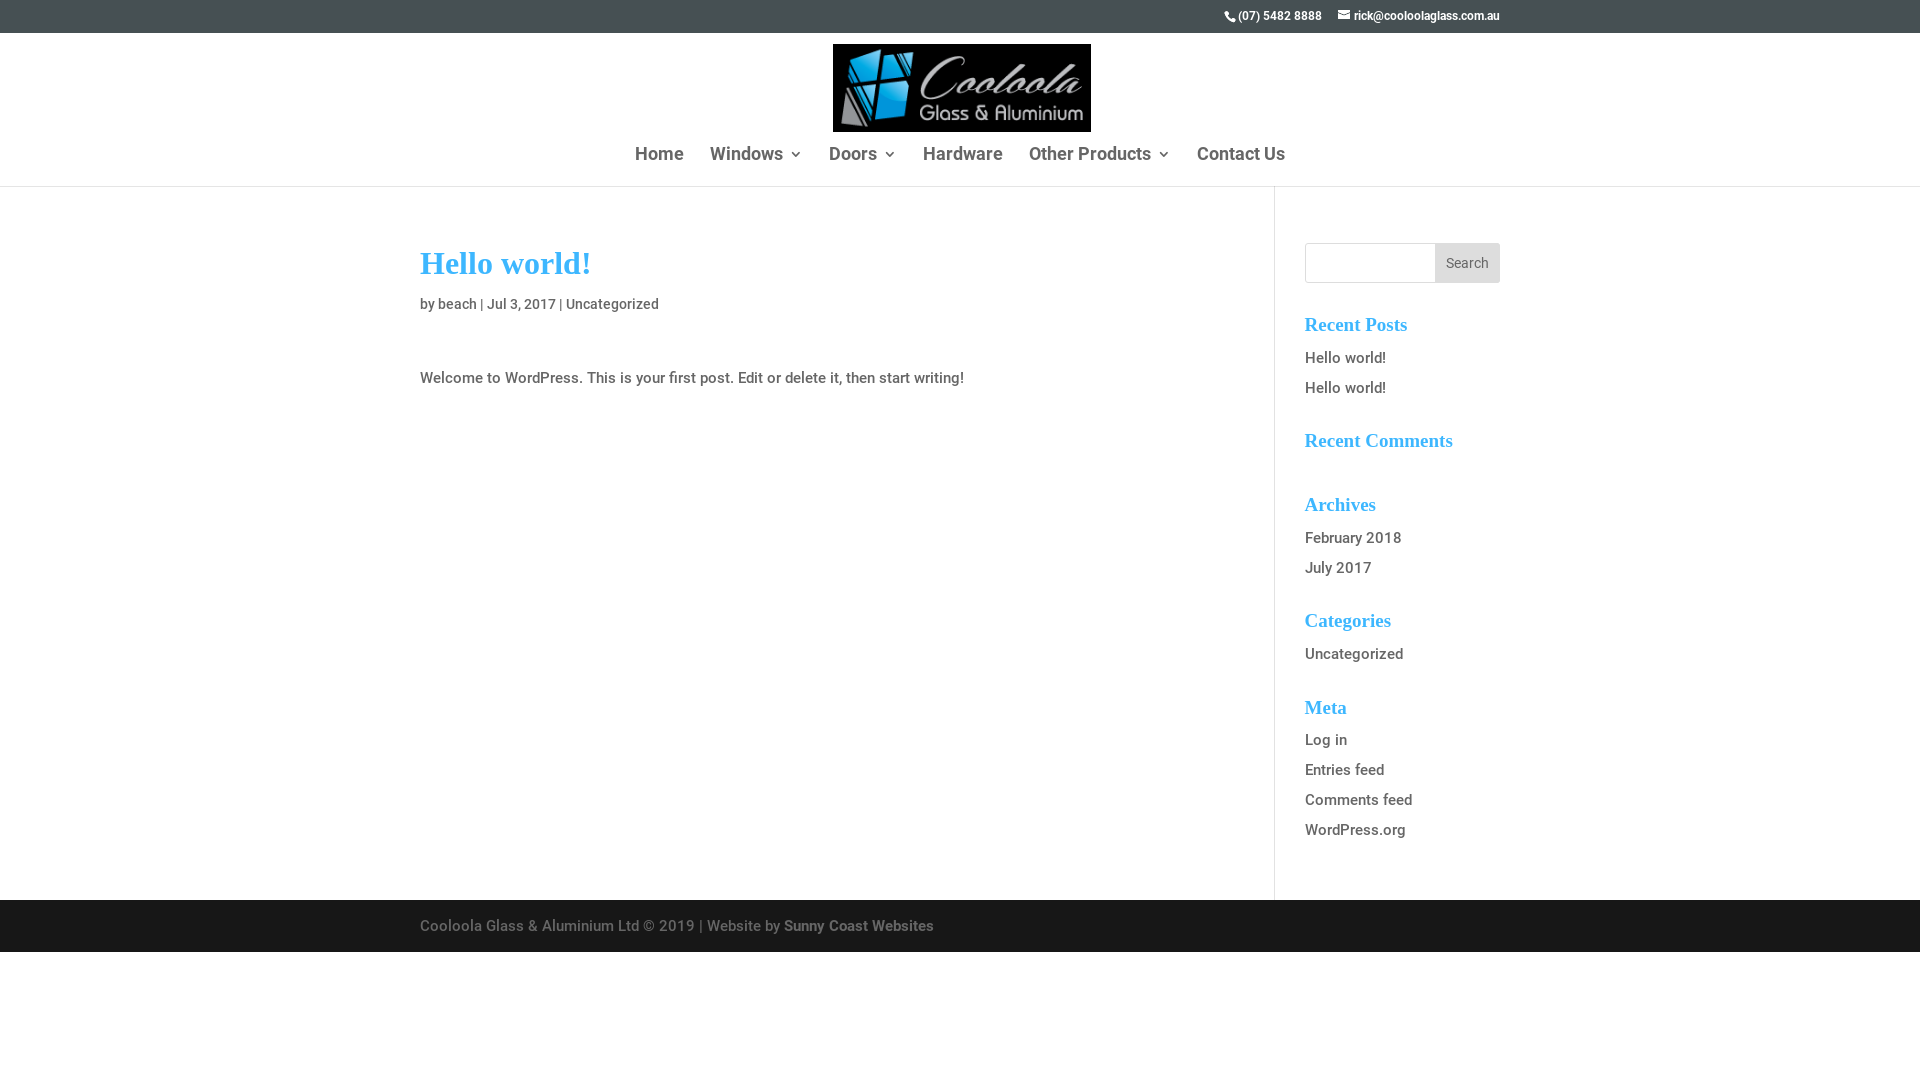  Describe the element at coordinates (1098, 163) in the screenshot. I see `'Other Products'` at that location.